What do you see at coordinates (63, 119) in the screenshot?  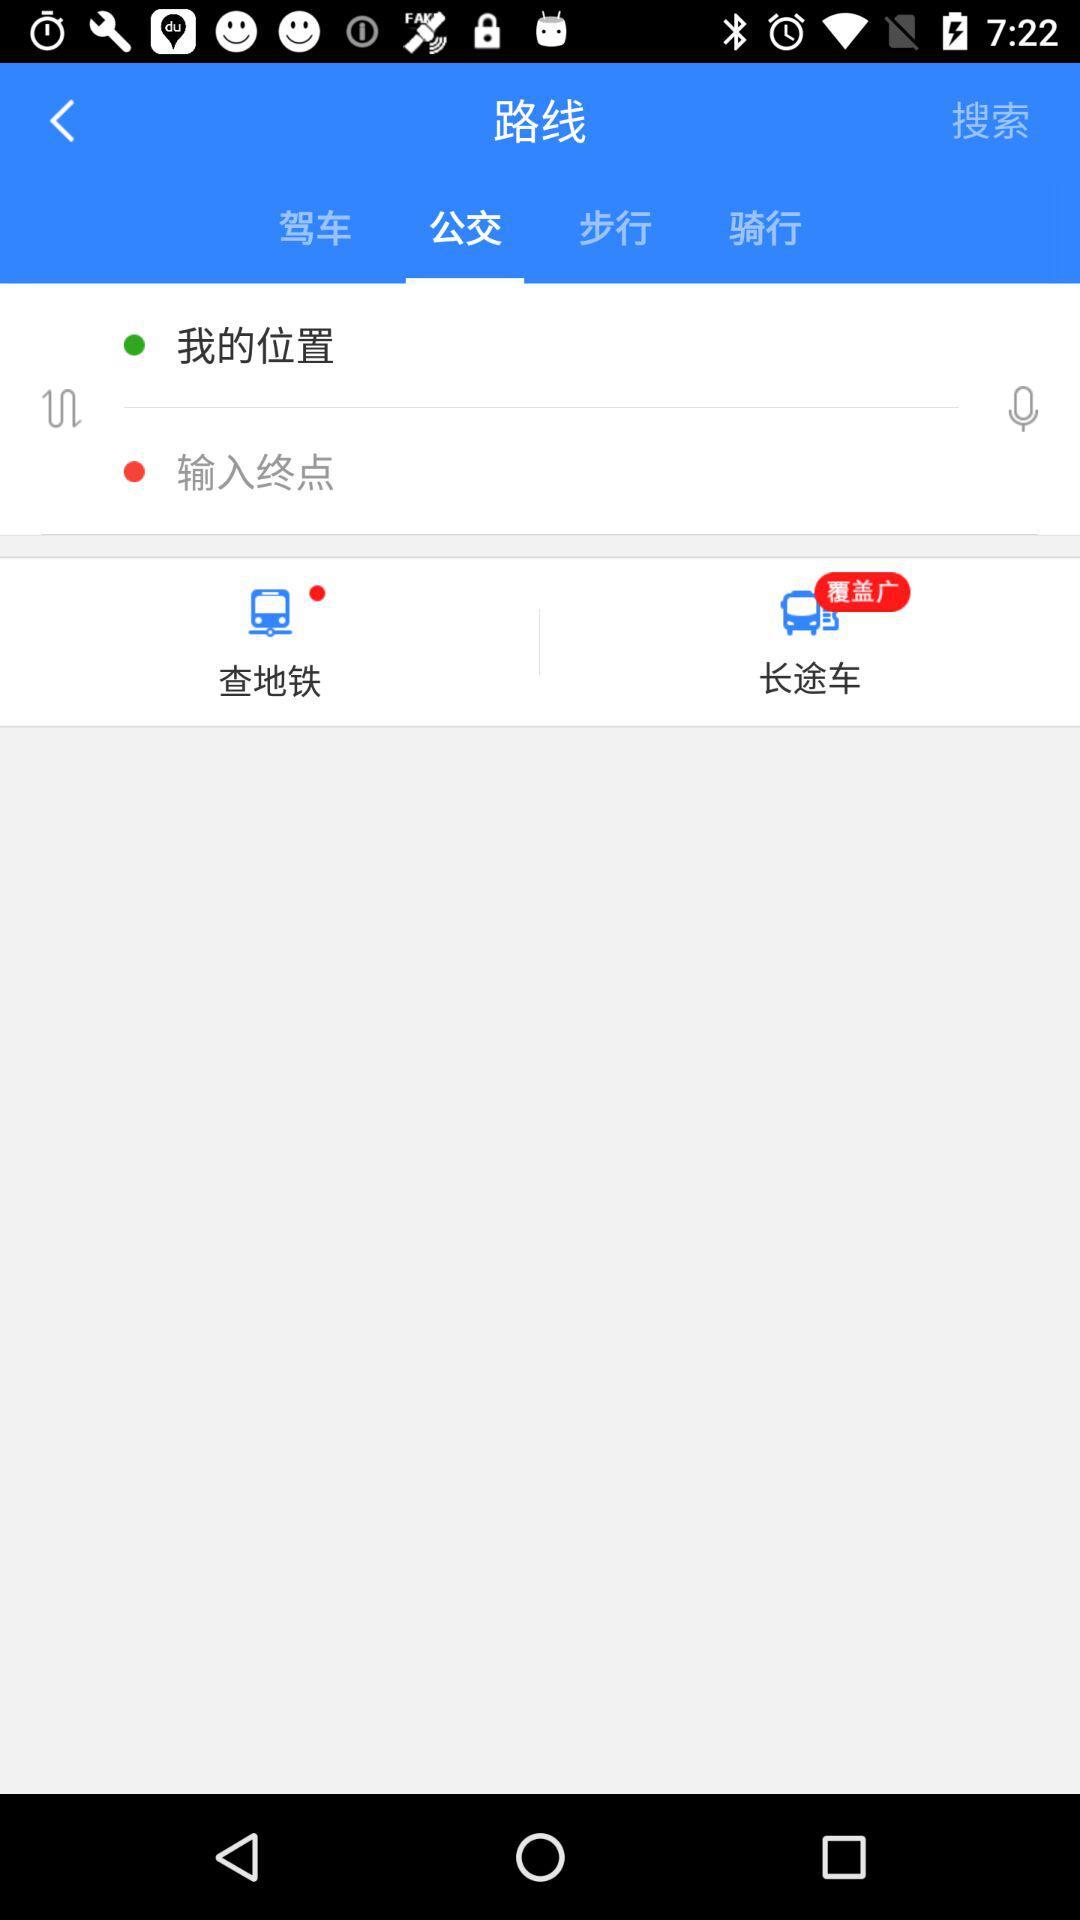 I see `the arrow_backward icon` at bounding box center [63, 119].